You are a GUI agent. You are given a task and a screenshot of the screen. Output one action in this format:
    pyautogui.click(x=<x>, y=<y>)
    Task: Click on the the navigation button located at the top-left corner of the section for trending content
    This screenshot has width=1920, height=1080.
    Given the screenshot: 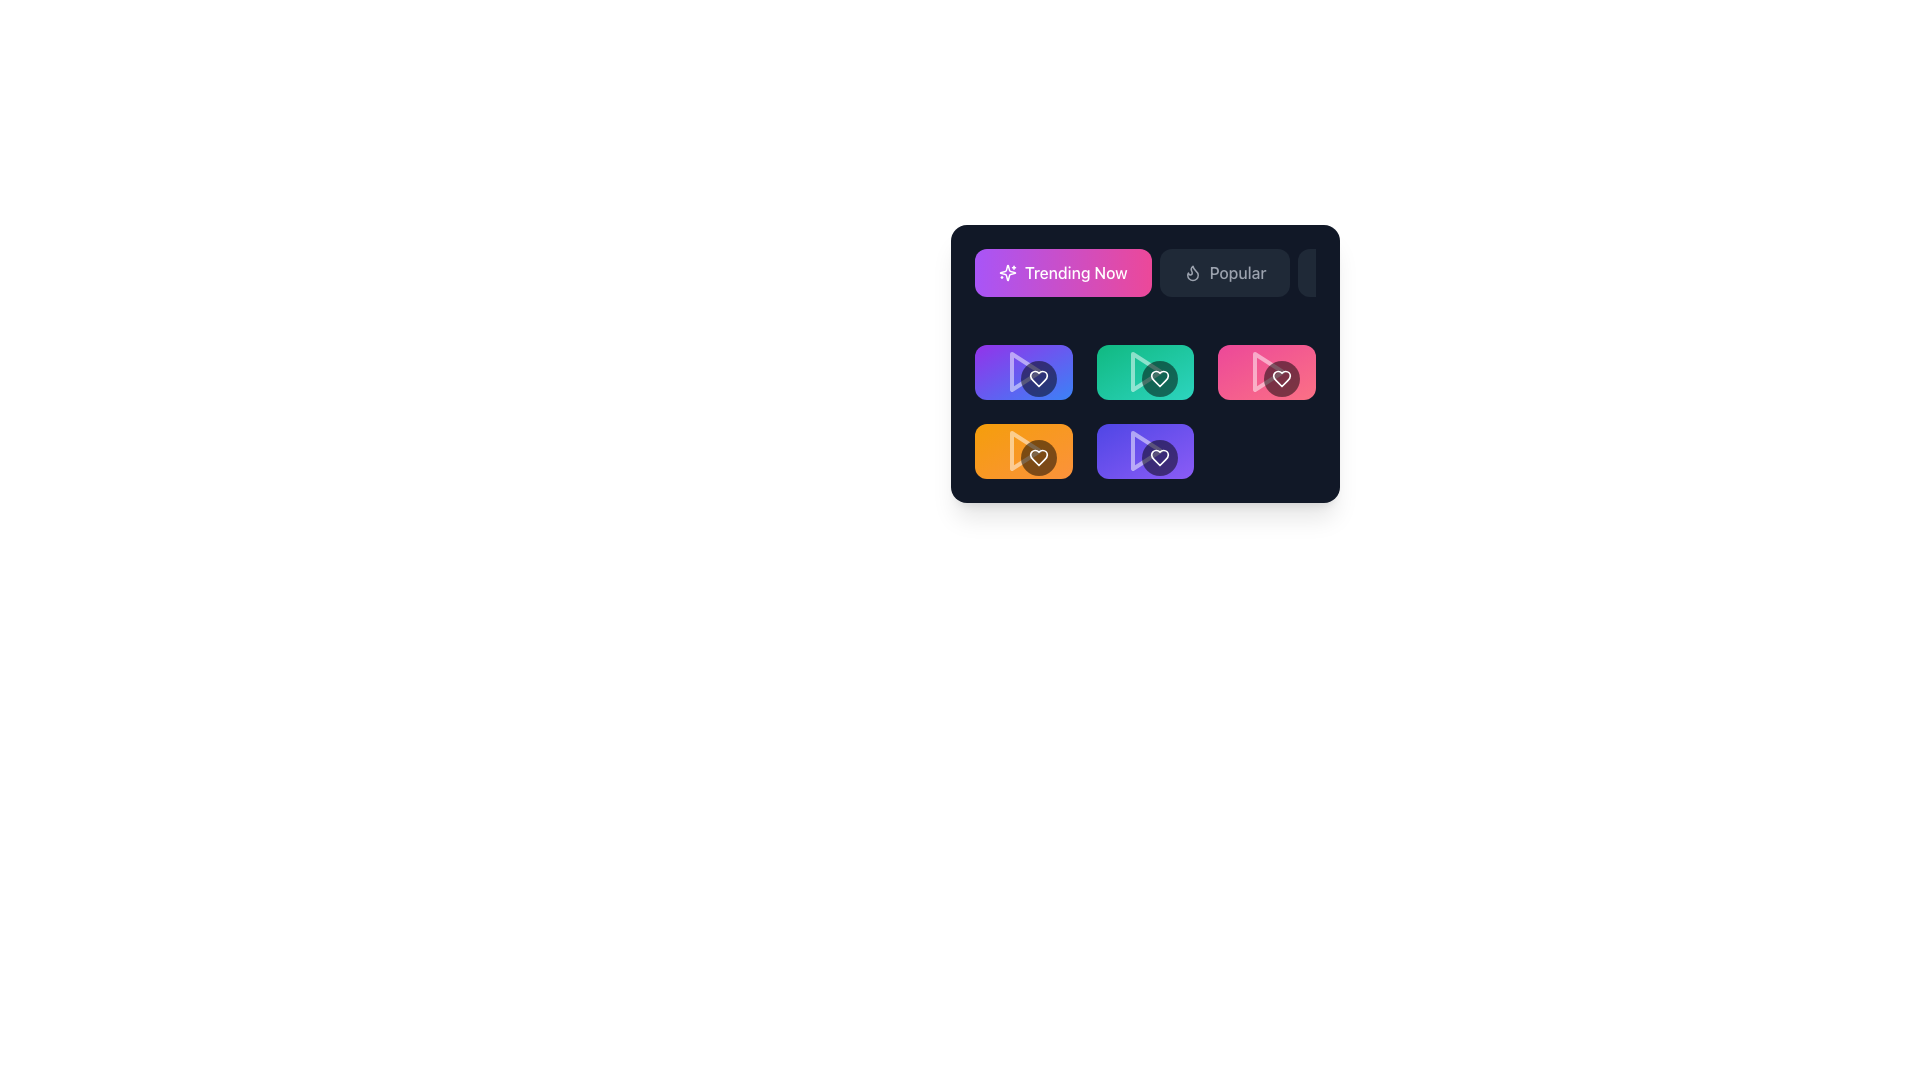 What is the action you would take?
    pyautogui.click(x=1023, y=291)
    